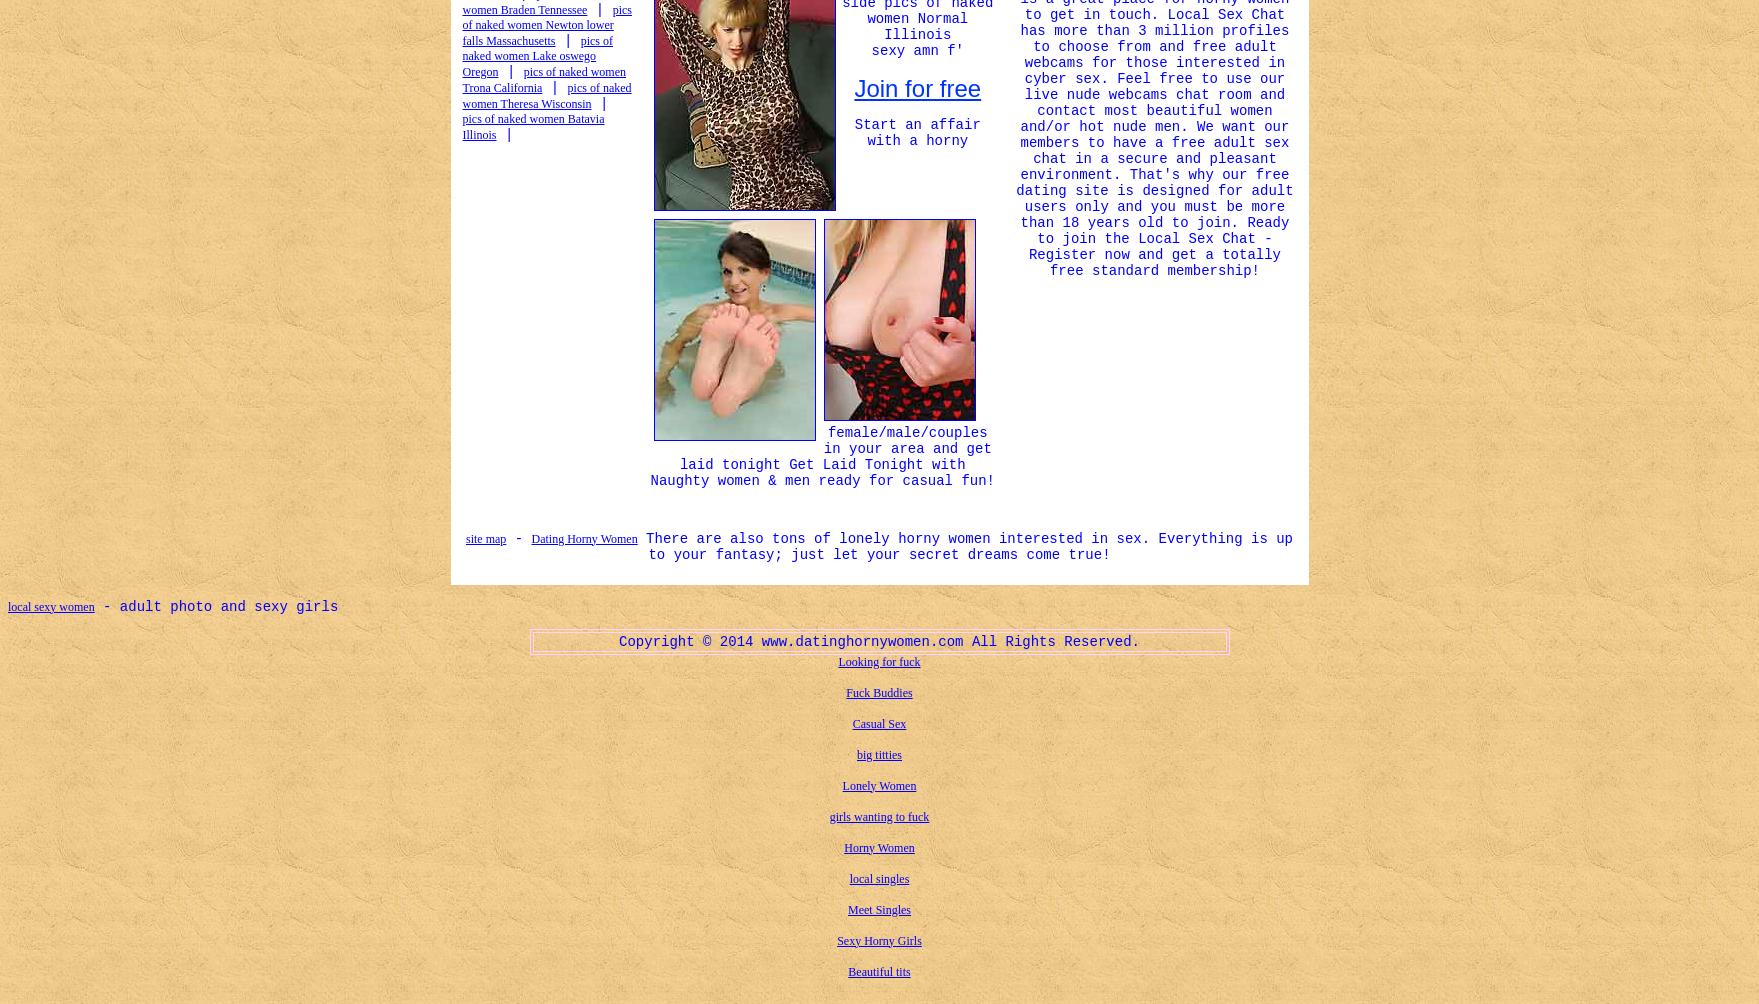 Image resolution: width=1759 pixels, height=1004 pixels. I want to click on 'There are also tons of lonely horny women interested in sex. Everything is up to your fantasy; just let your secret dreams come true!', so click(963, 545).